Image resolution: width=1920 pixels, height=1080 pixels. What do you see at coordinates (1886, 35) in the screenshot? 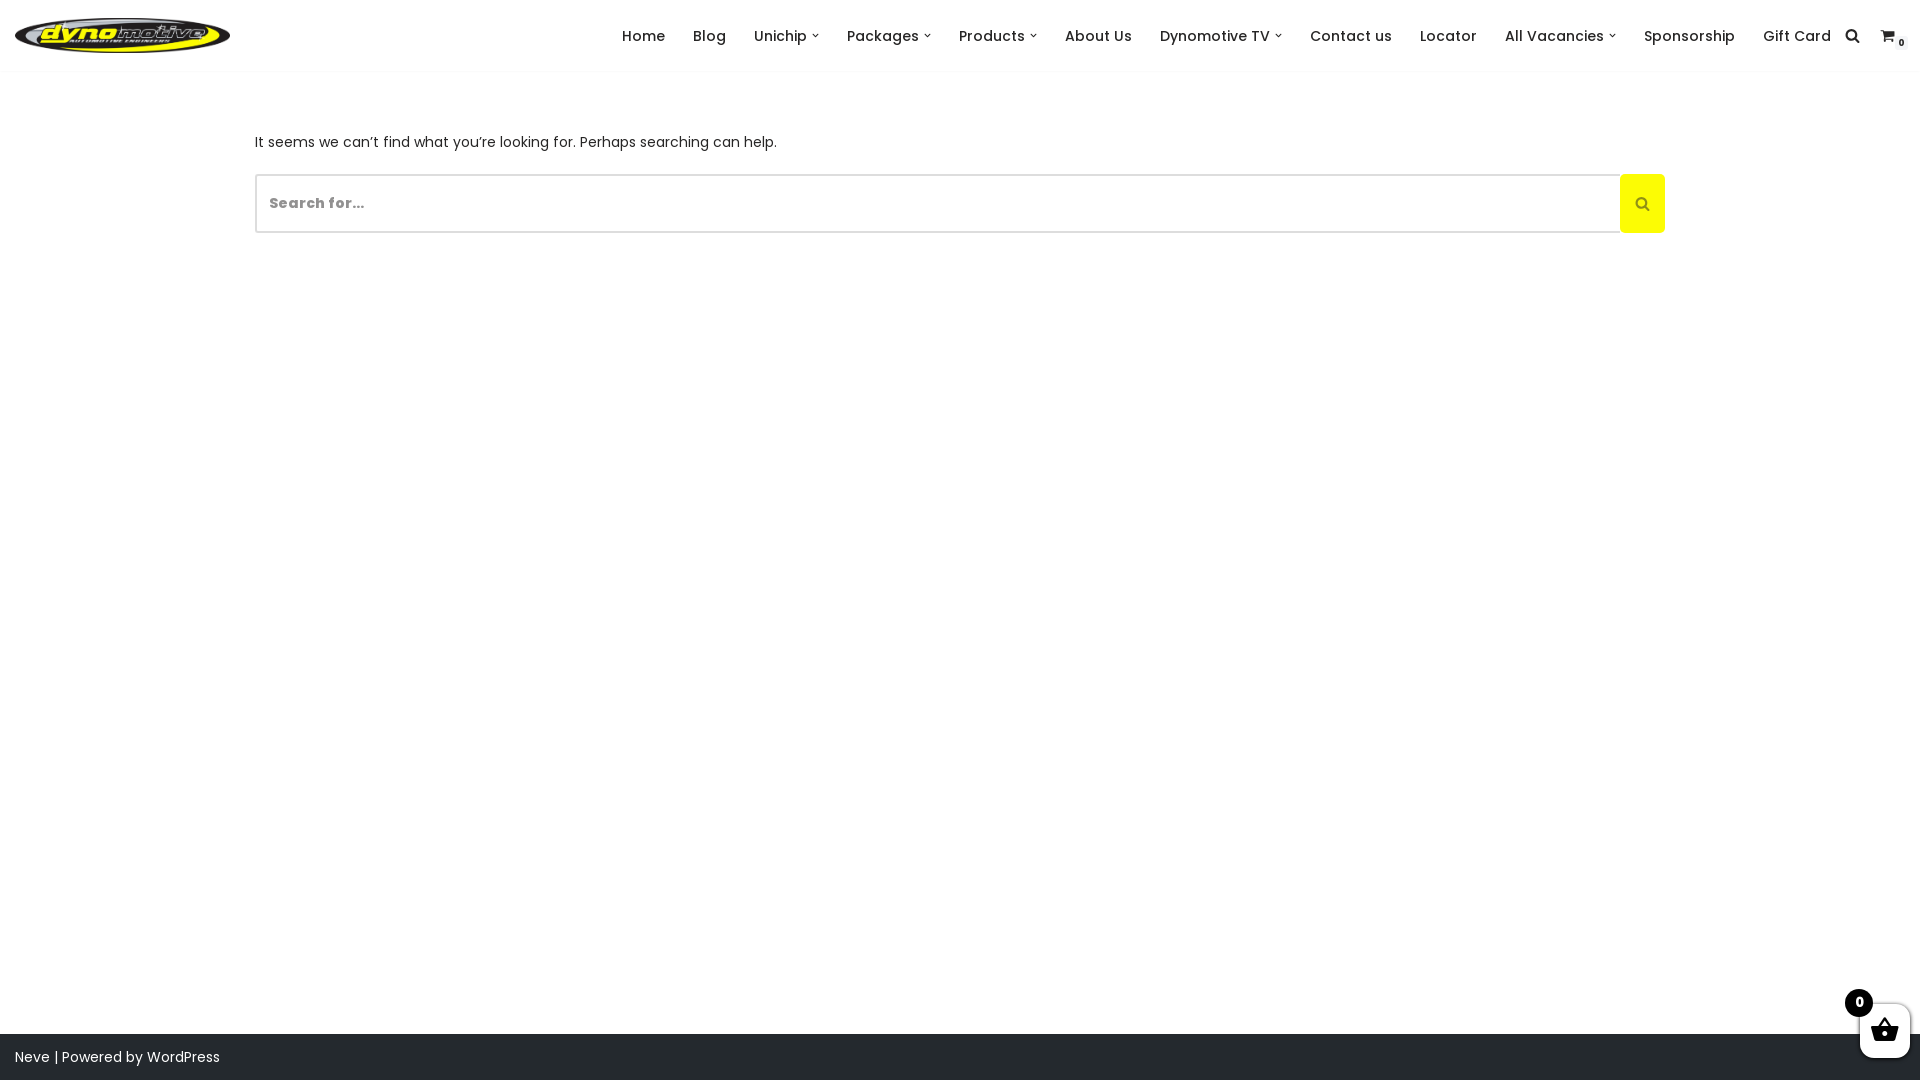
I see `'0'` at bounding box center [1886, 35].